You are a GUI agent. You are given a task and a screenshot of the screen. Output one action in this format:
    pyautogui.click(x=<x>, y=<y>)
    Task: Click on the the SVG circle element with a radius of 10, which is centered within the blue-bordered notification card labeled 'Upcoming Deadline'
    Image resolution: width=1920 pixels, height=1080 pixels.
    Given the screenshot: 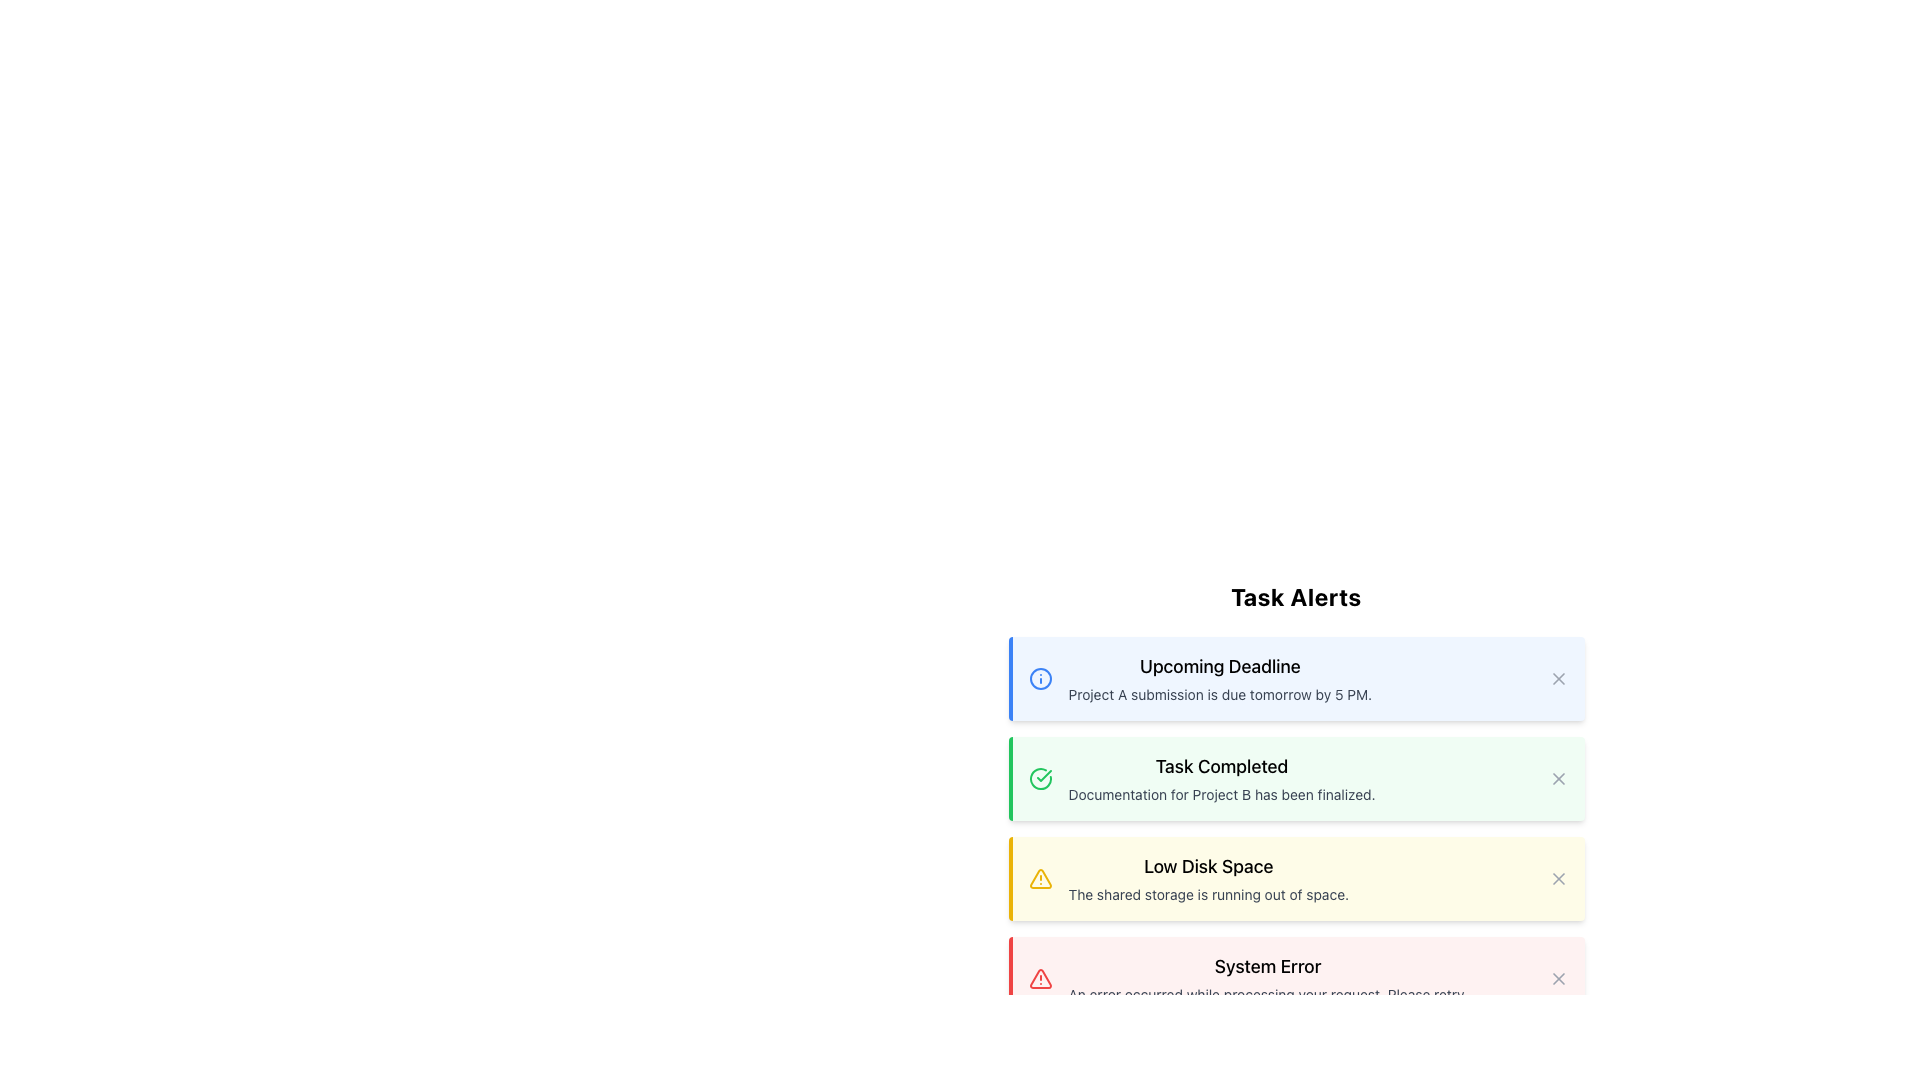 What is the action you would take?
    pyautogui.click(x=1040, y=677)
    